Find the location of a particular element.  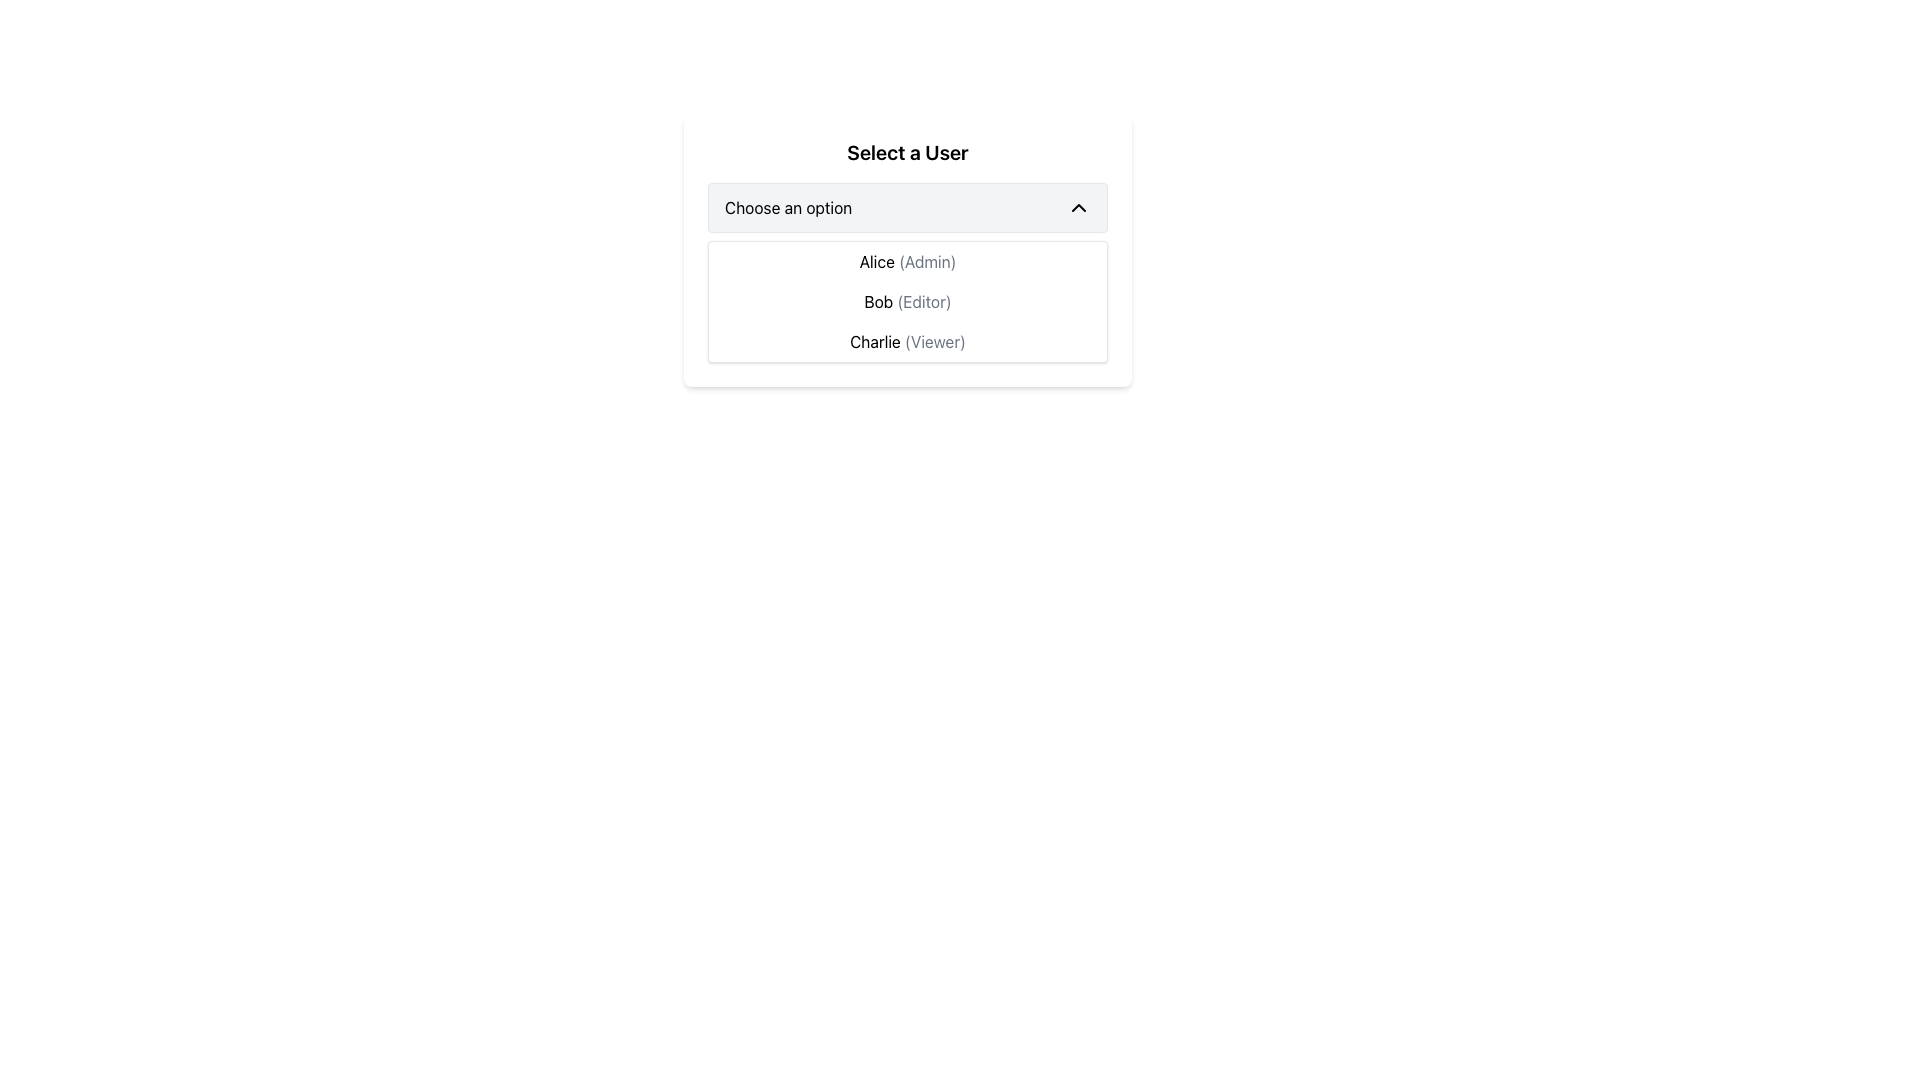

on the list item displaying 'Bob (Editor)' is located at coordinates (906, 301).